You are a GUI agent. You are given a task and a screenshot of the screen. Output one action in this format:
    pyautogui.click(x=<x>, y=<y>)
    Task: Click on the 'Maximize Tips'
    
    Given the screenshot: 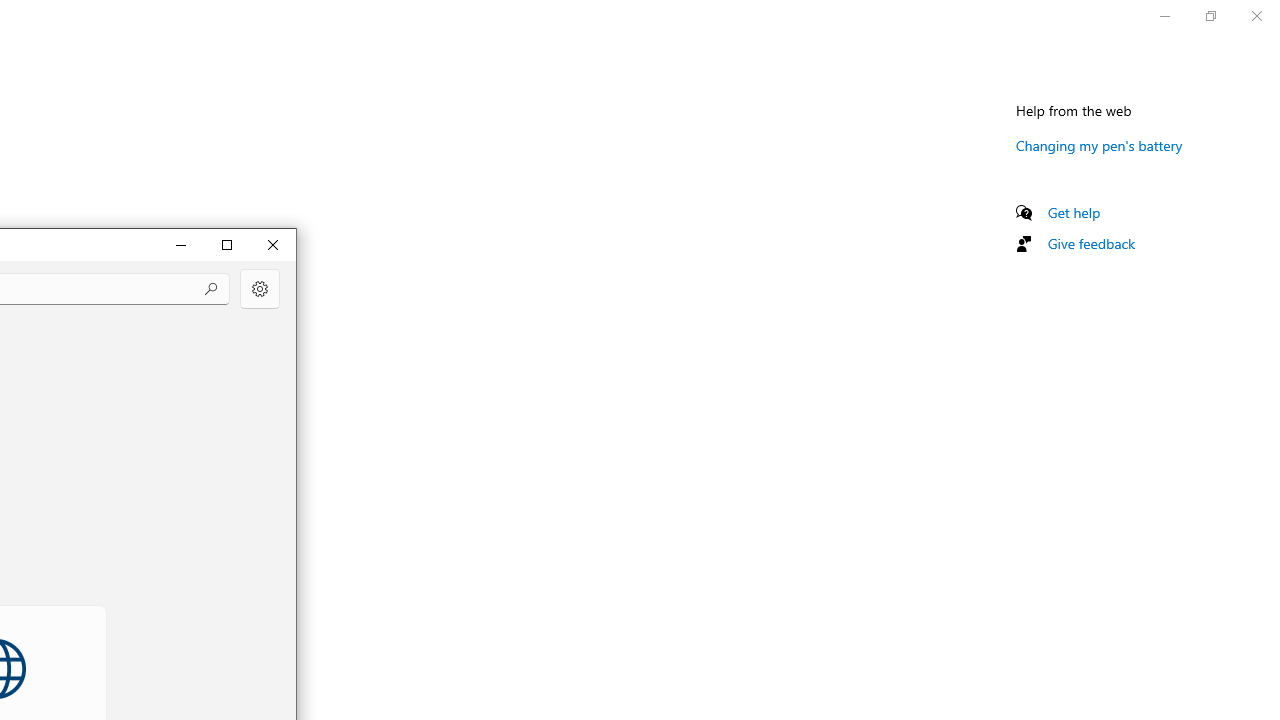 What is the action you would take?
    pyautogui.click(x=226, y=243)
    